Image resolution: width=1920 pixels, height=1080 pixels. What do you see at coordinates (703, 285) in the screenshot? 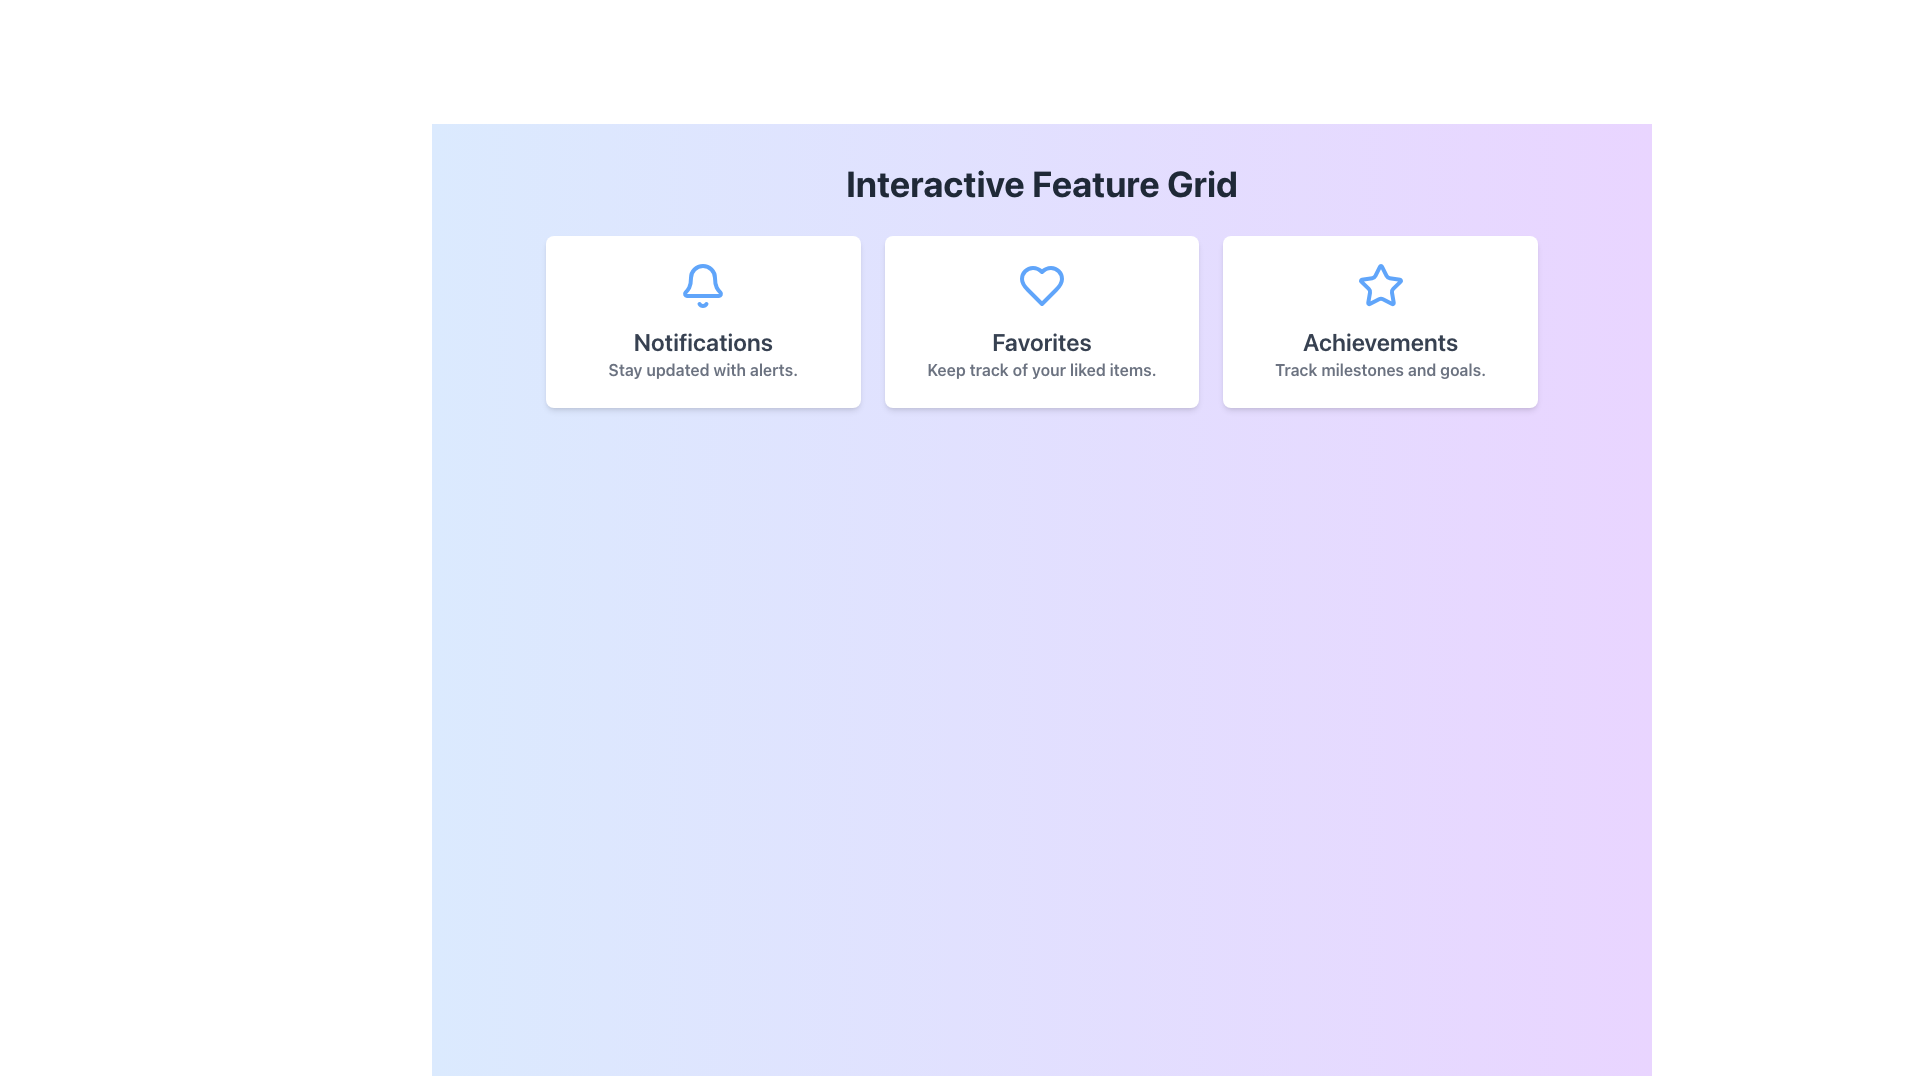
I see `the blue bell icon located at the top center of the 'Notifications' section, which is above the text 'Stay updated with alerts'` at bounding box center [703, 285].